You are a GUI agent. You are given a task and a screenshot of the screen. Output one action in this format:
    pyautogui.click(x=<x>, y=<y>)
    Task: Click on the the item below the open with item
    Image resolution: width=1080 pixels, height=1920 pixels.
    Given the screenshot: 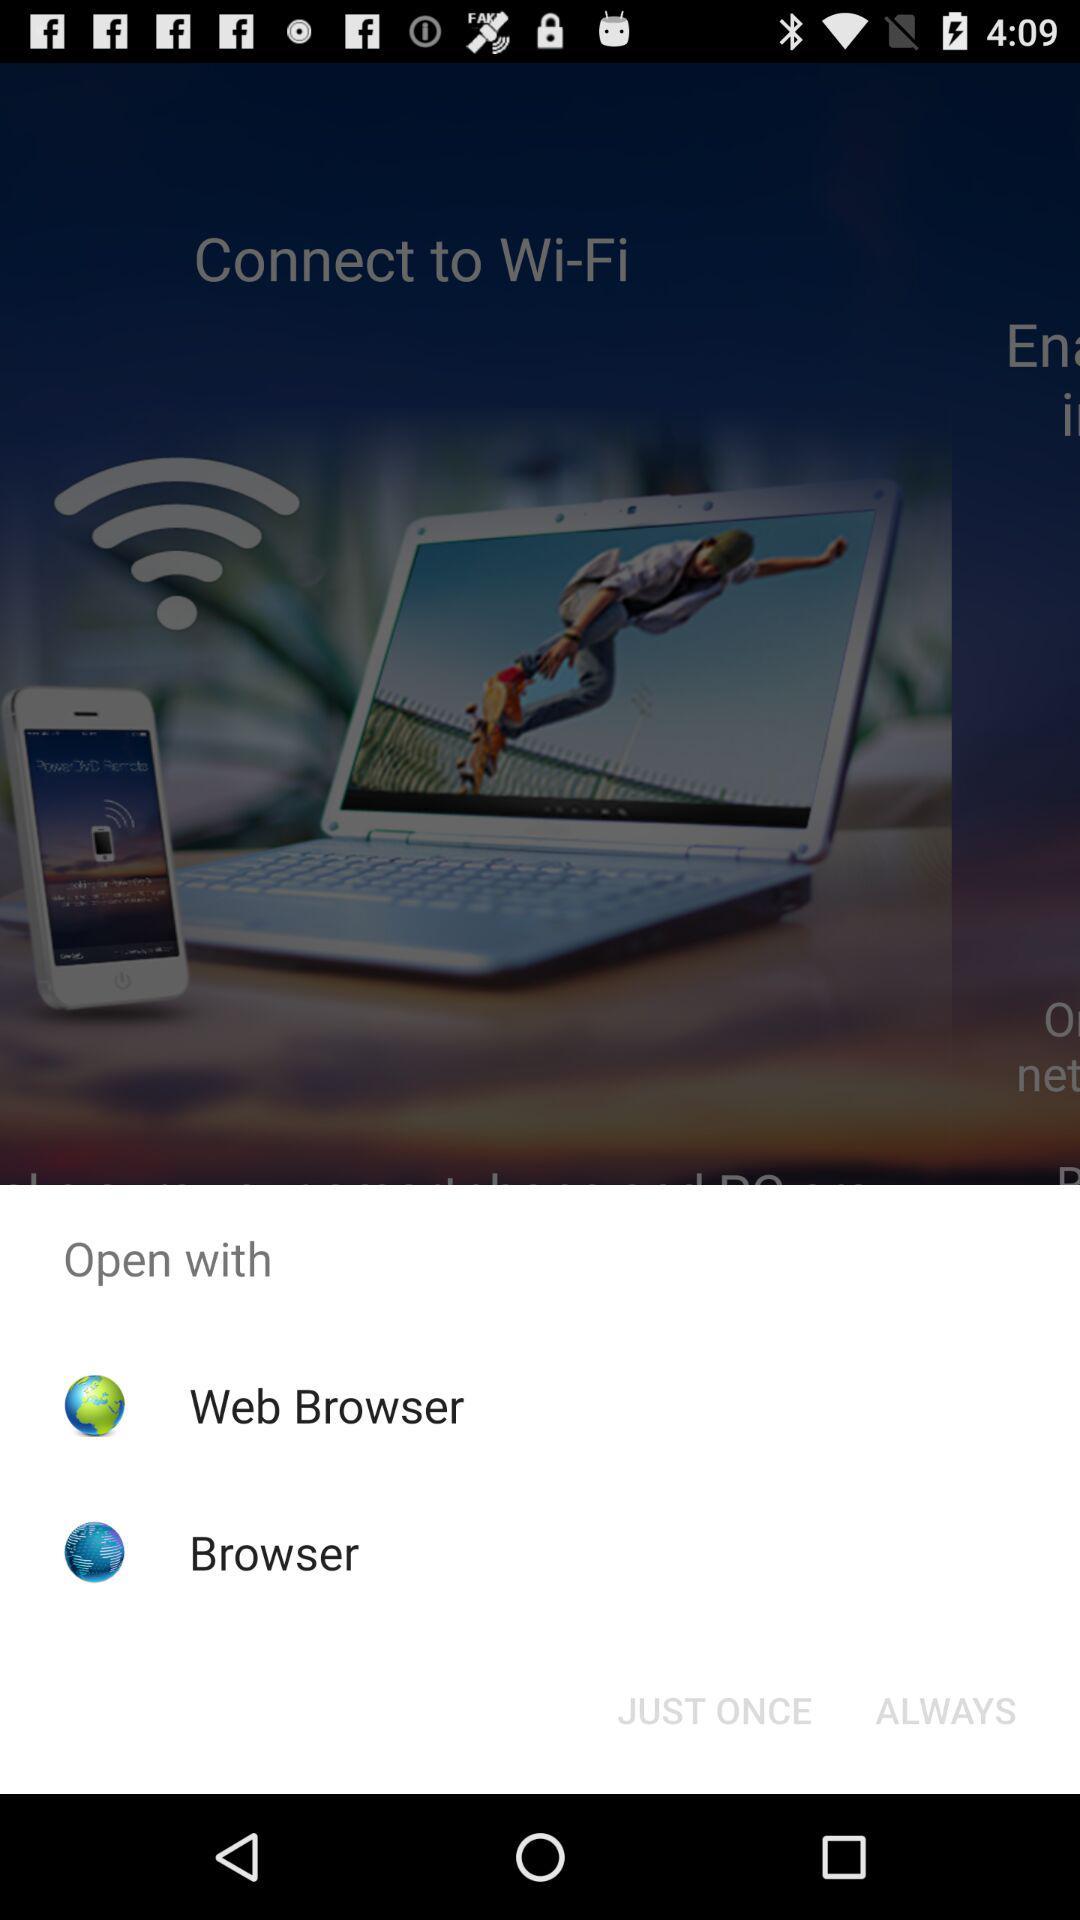 What is the action you would take?
    pyautogui.click(x=945, y=1708)
    